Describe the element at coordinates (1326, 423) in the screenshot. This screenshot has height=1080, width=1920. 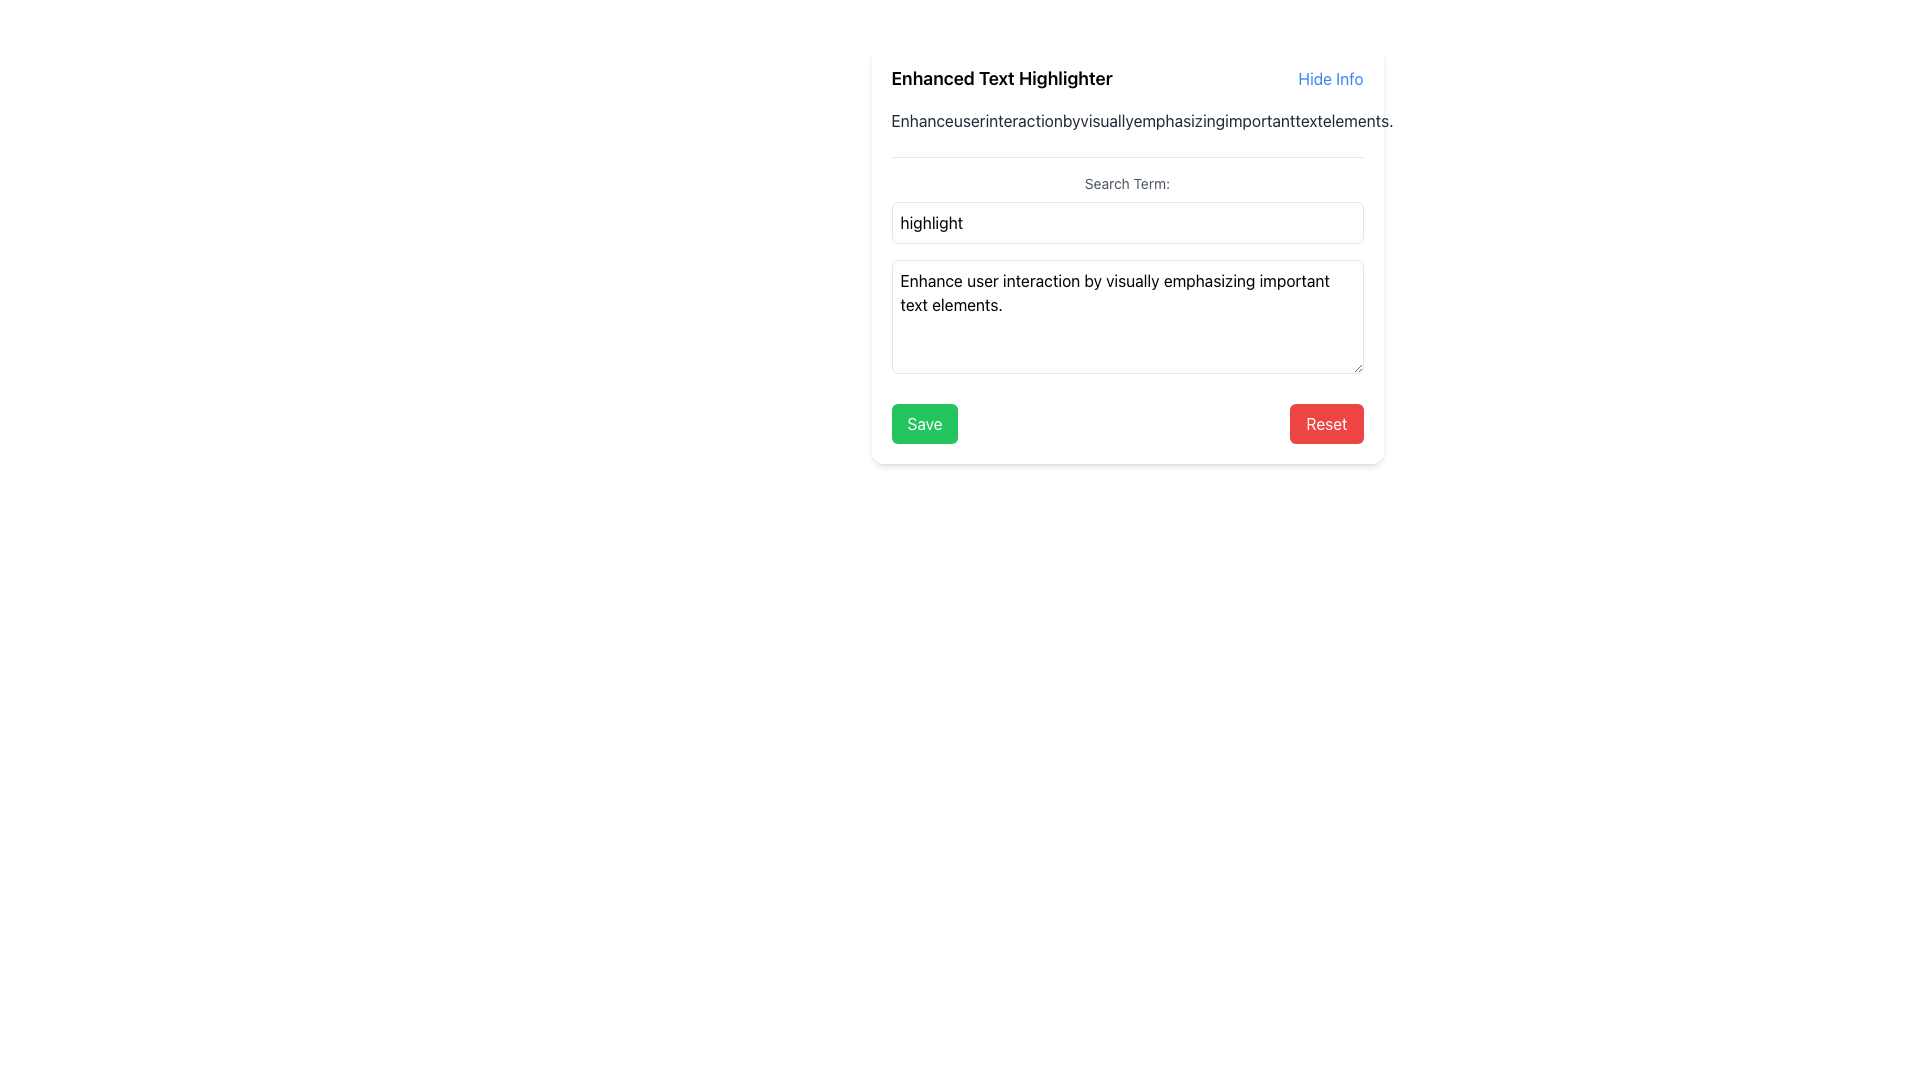
I see `the red 'Reset' button located at the bottom right of the panel` at that location.